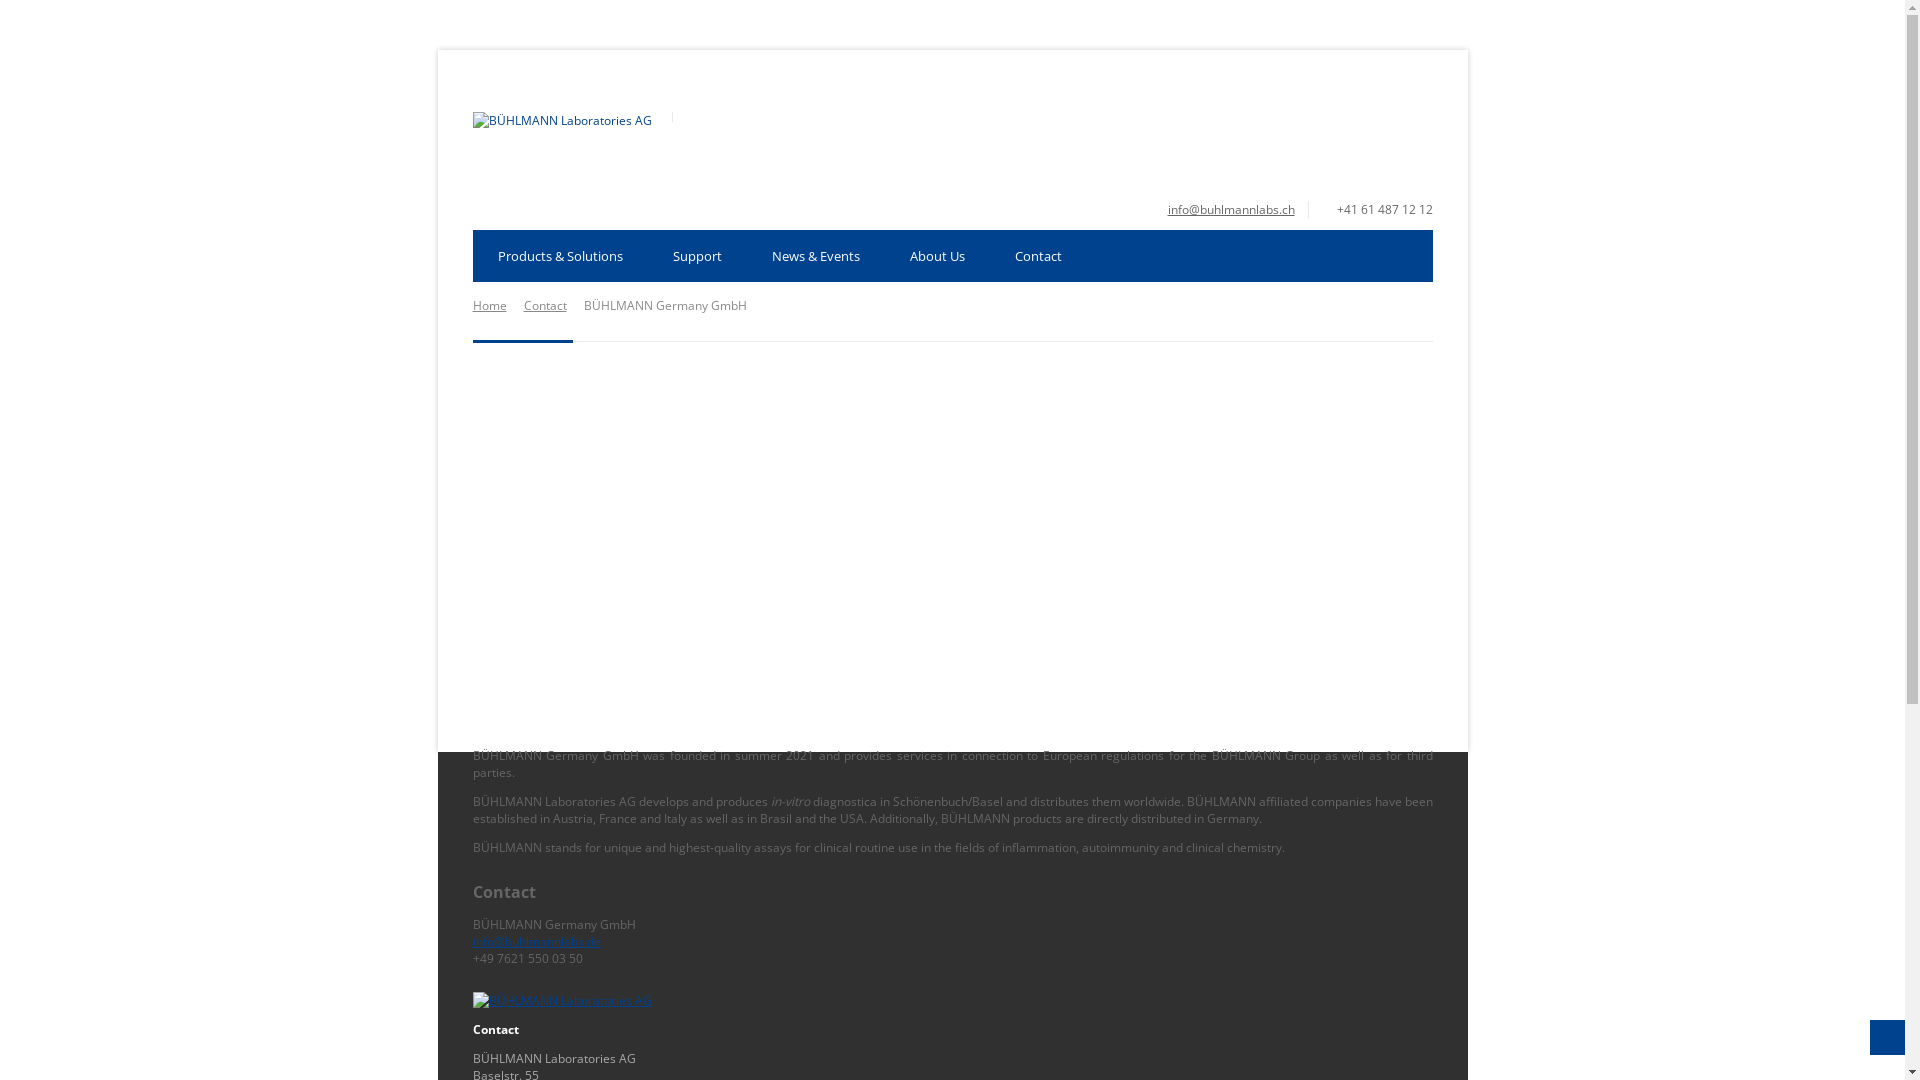 Image resolution: width=1920 pixels, height=1080 pixels. What do you see at coordinates (935, 254) in the screenshot?
I see `'About Us'` at bounding box center [935, 254].